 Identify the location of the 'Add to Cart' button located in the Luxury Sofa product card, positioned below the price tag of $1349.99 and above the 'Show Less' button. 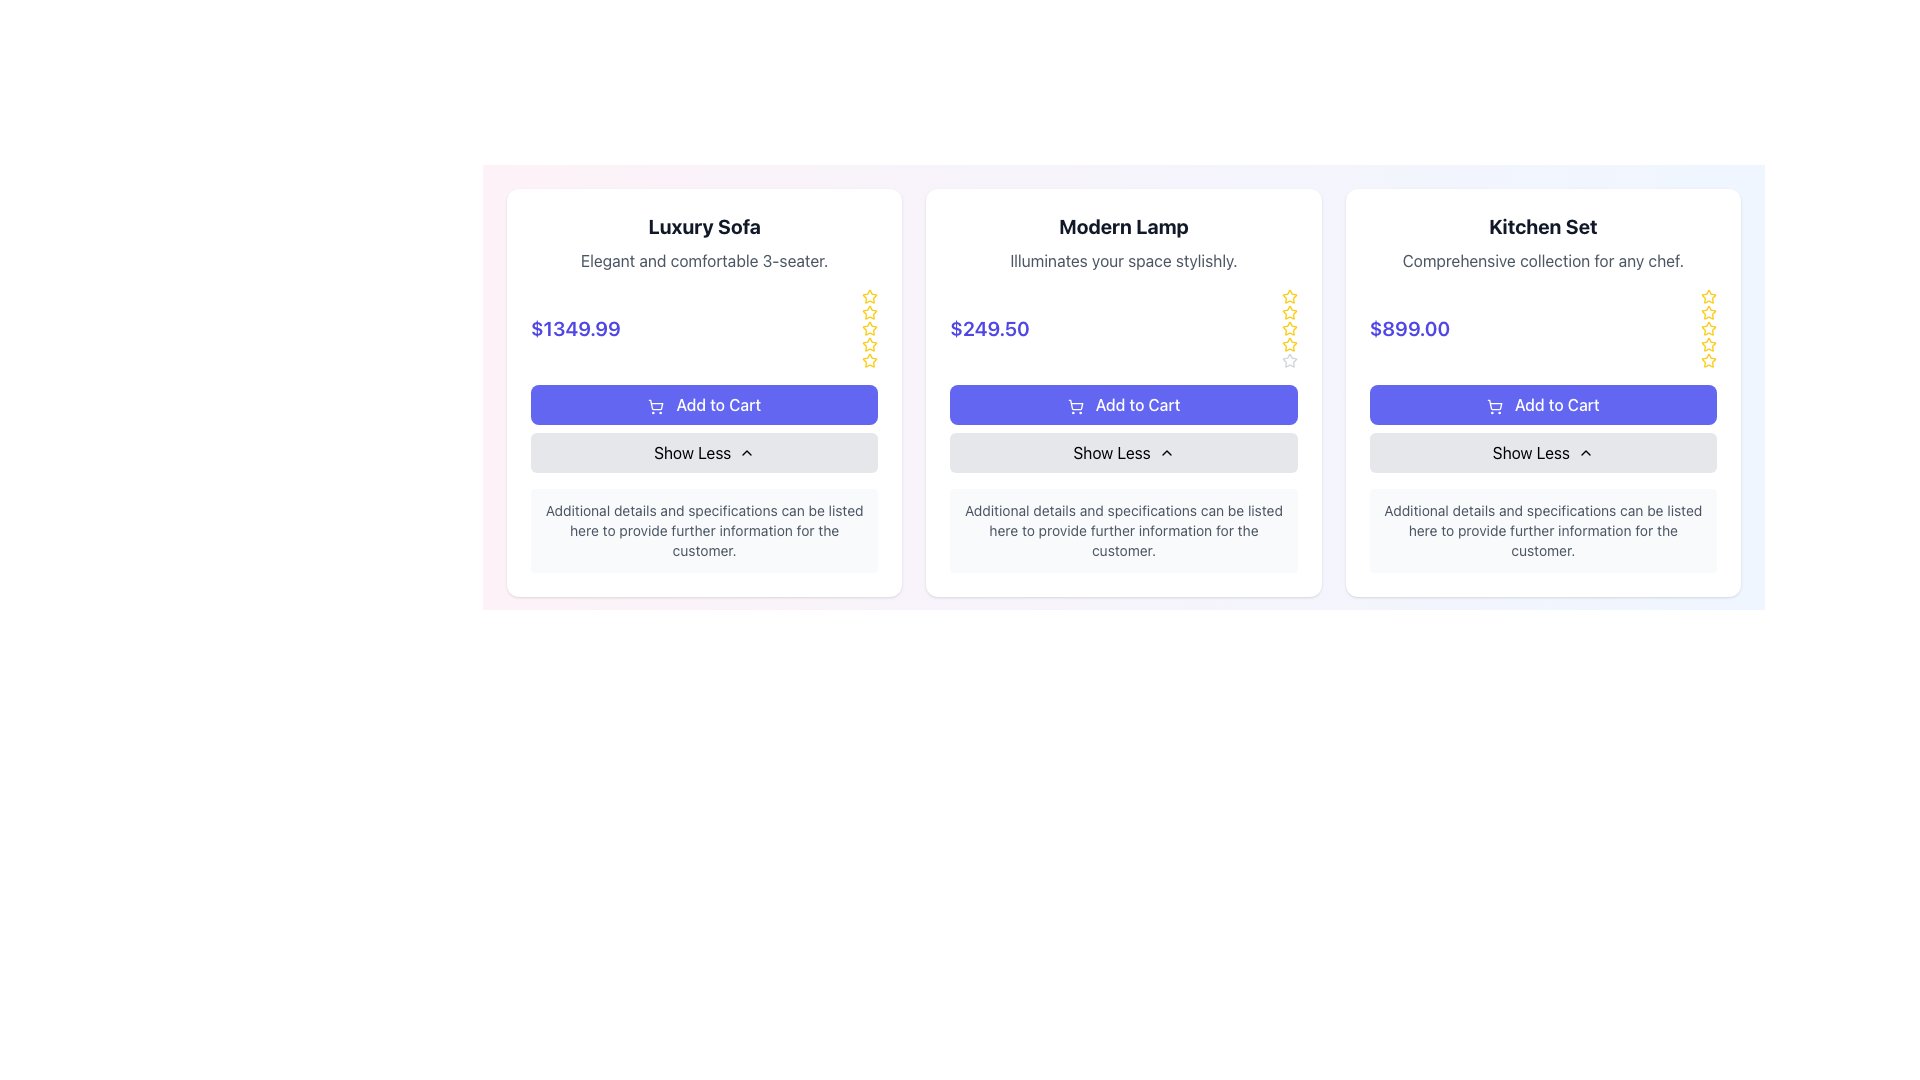
(704, 405).